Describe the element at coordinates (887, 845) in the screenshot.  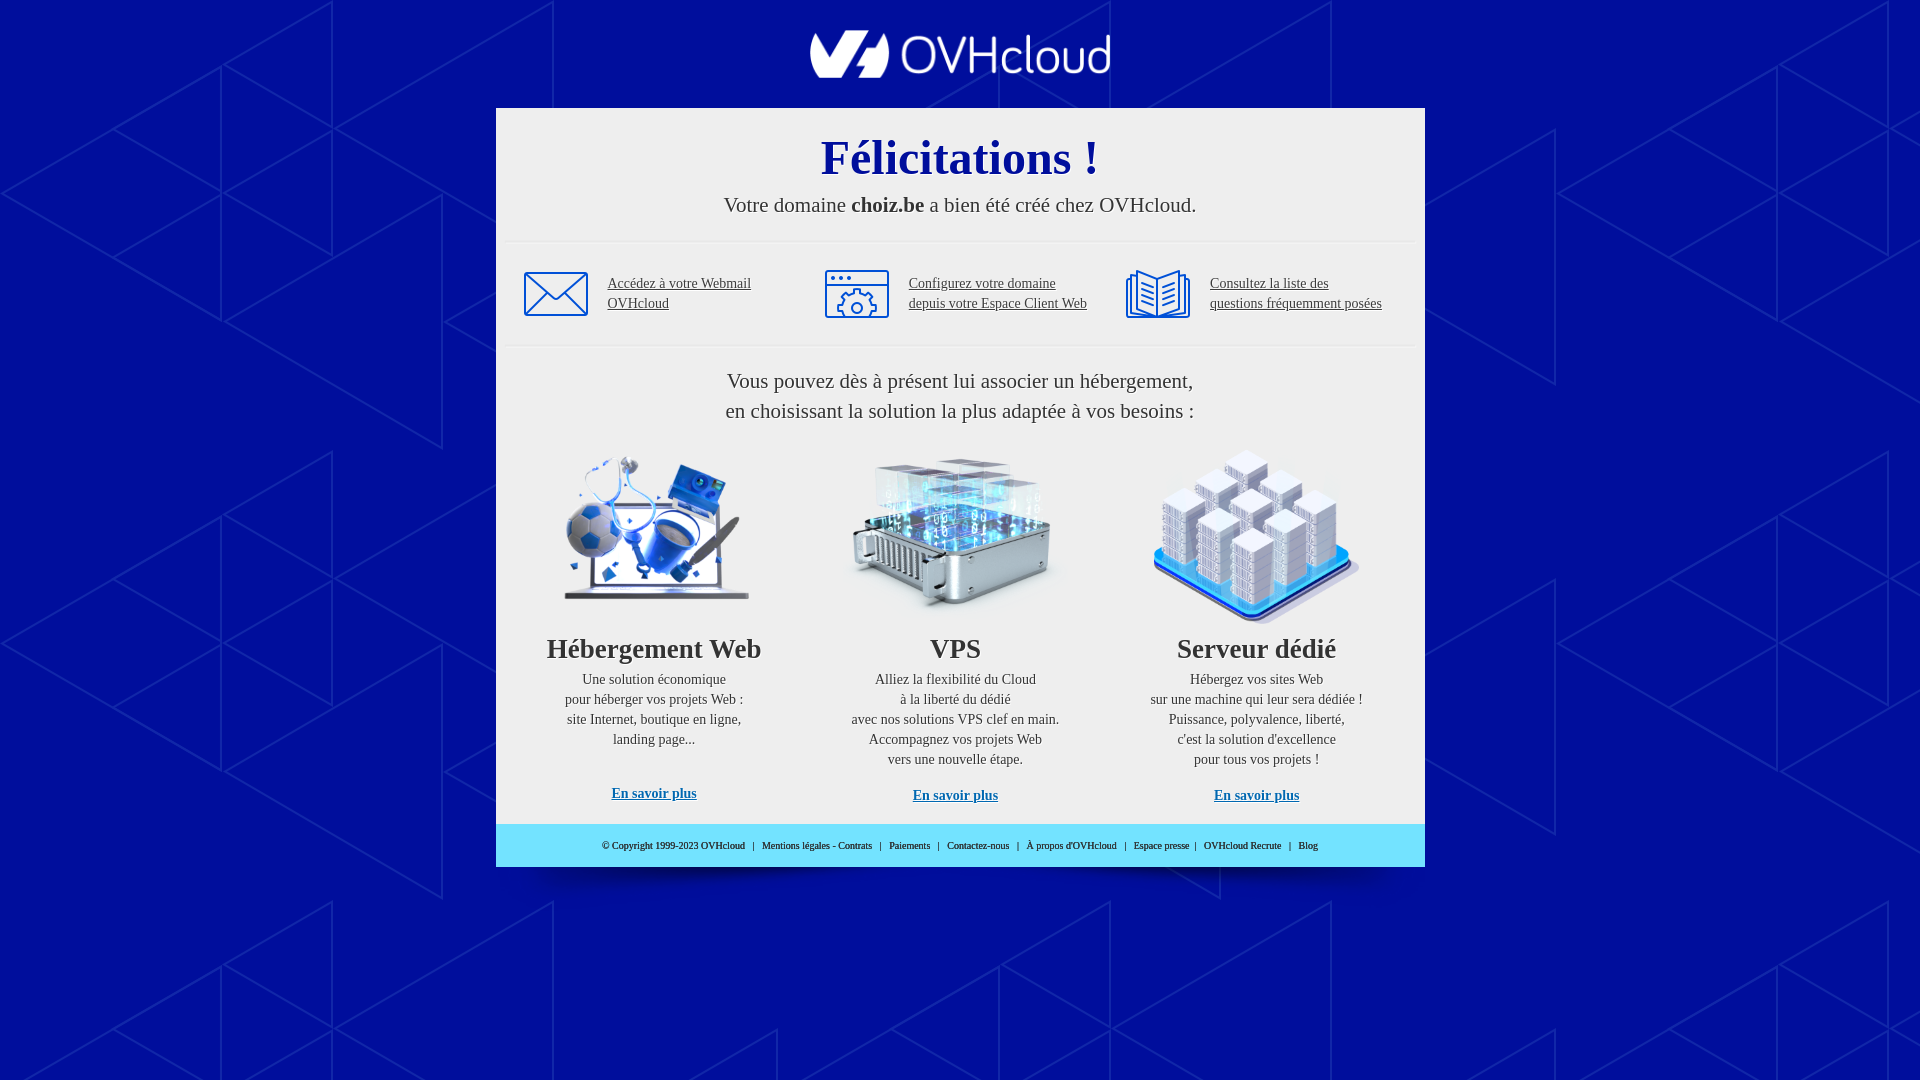
I see `'Paiements'` at that location.